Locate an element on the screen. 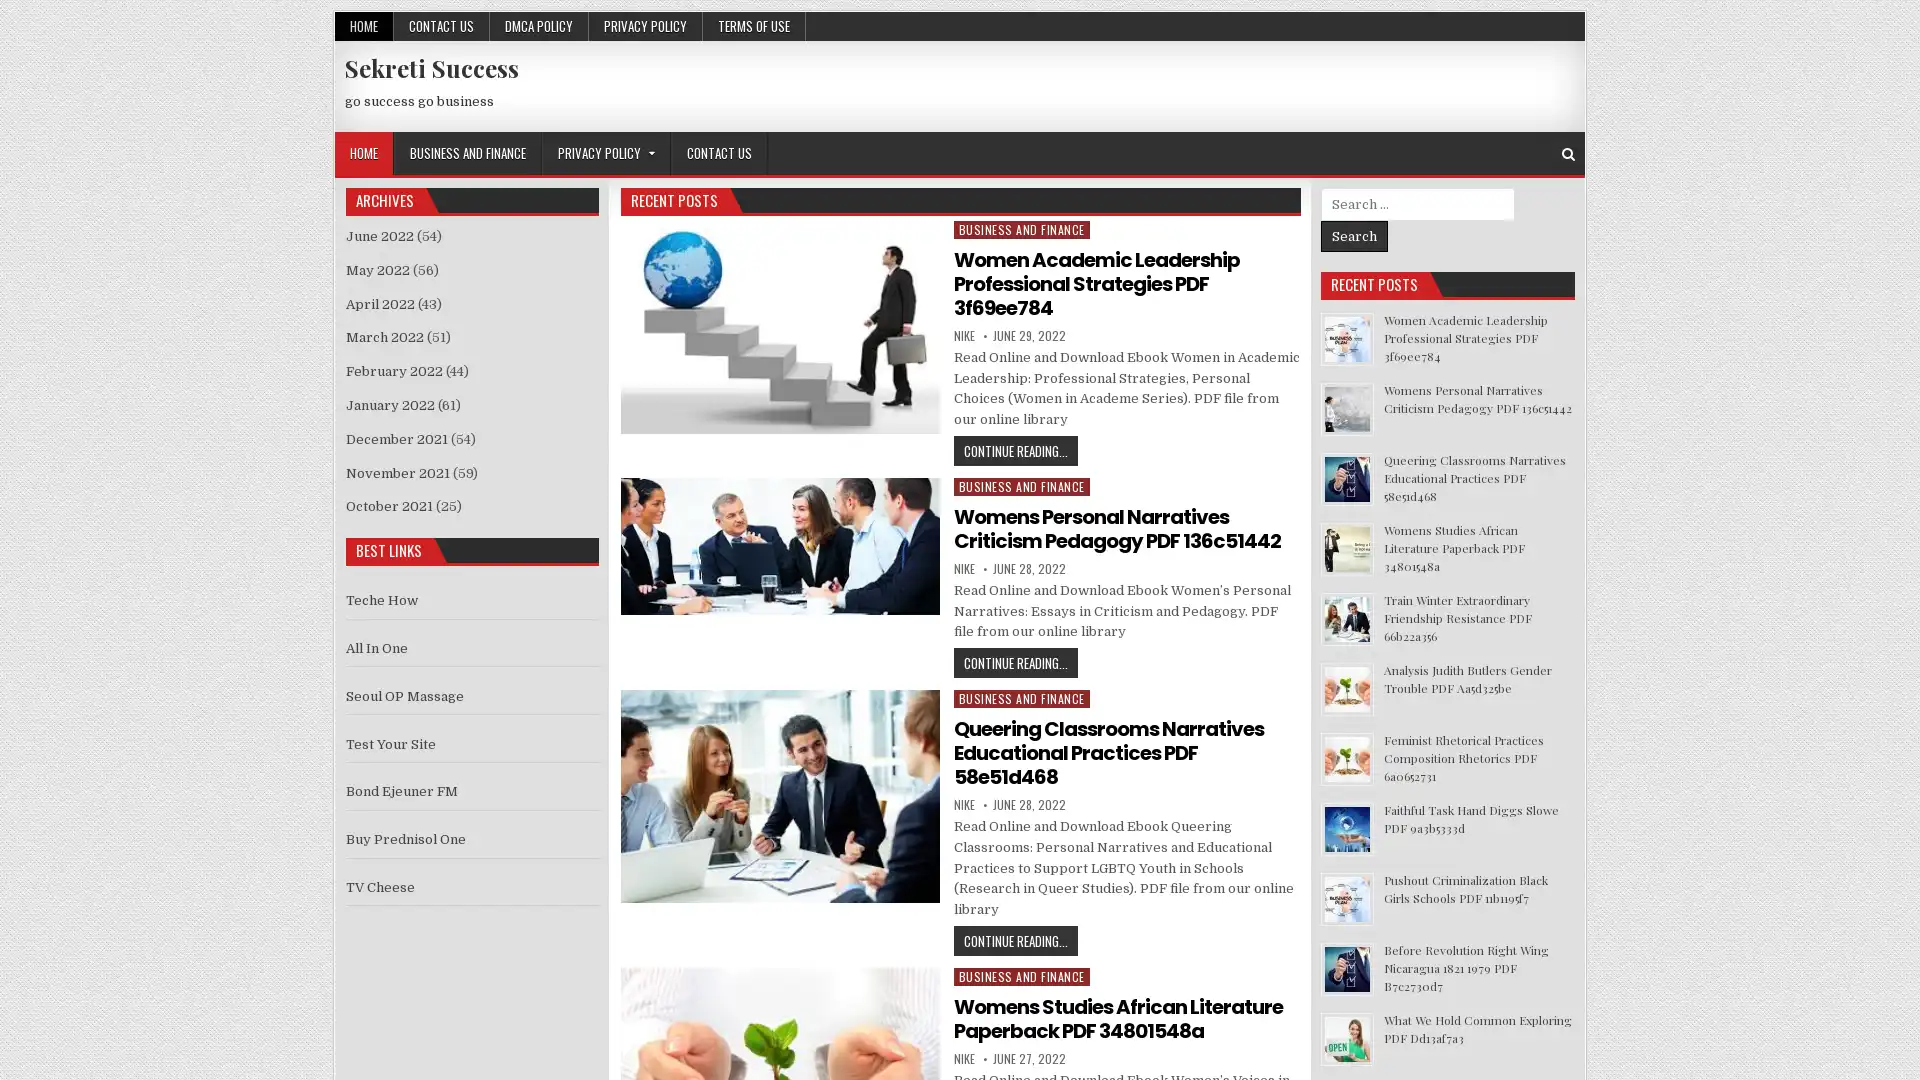 The height and width of the screenshot is (1080, 1920). Search is located at coordinates (1354, 235).